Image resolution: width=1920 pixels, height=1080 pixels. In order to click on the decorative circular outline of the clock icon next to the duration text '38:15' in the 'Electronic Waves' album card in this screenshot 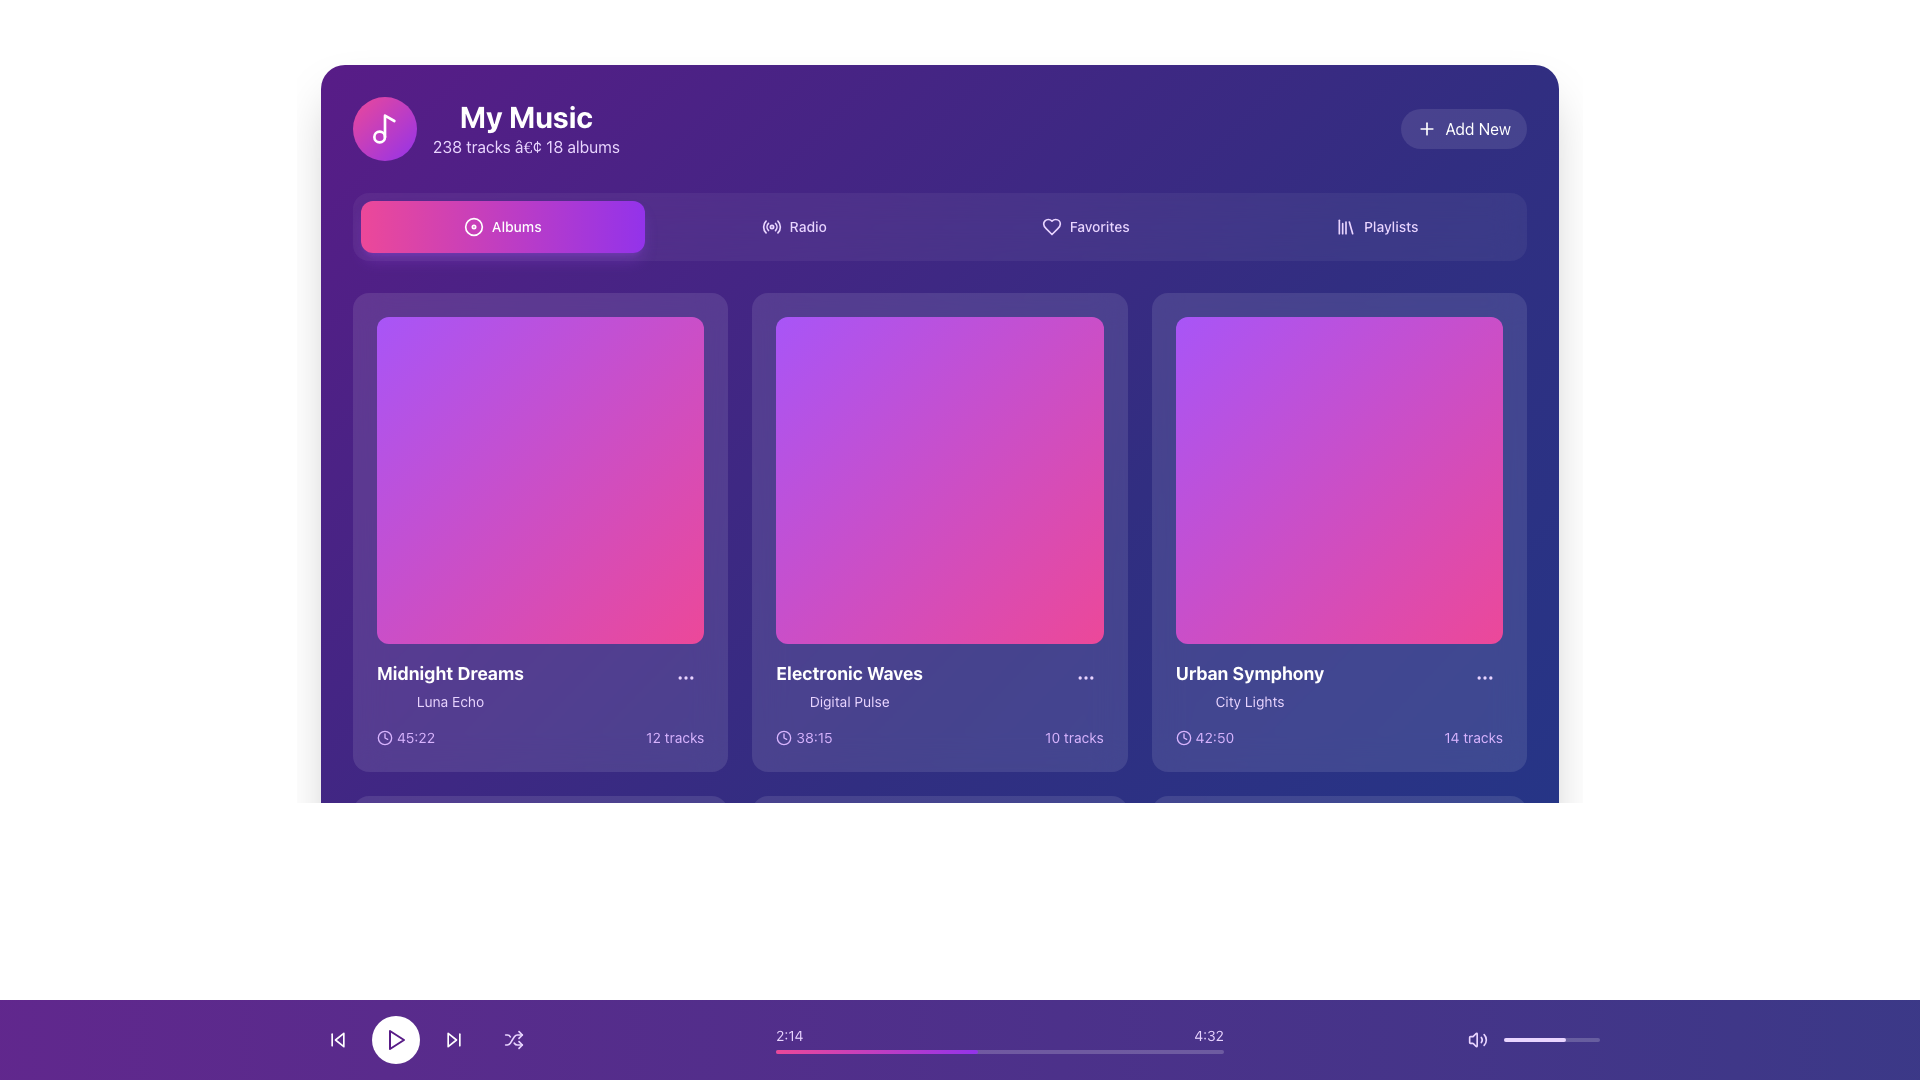, I will do `click(783, 738)`.